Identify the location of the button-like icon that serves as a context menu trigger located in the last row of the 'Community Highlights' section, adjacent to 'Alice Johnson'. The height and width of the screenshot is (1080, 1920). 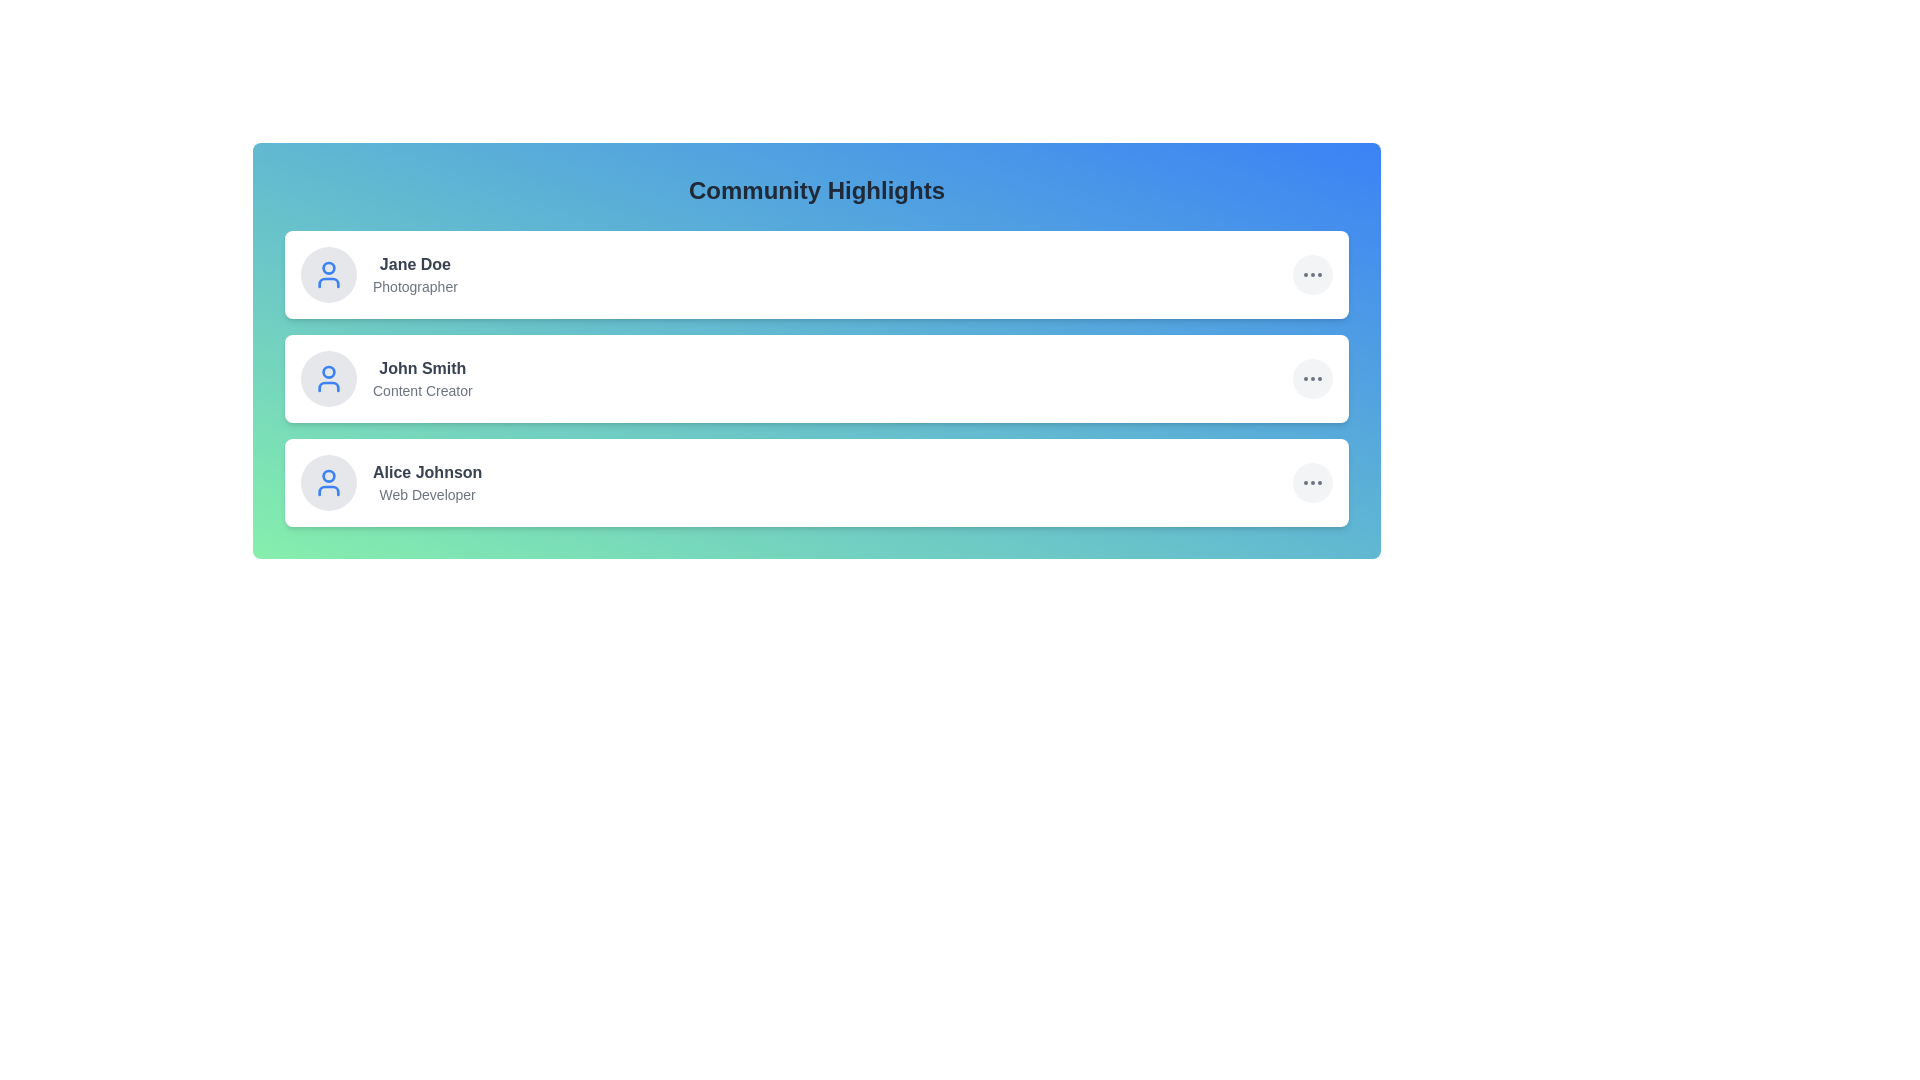
(1313, 482).